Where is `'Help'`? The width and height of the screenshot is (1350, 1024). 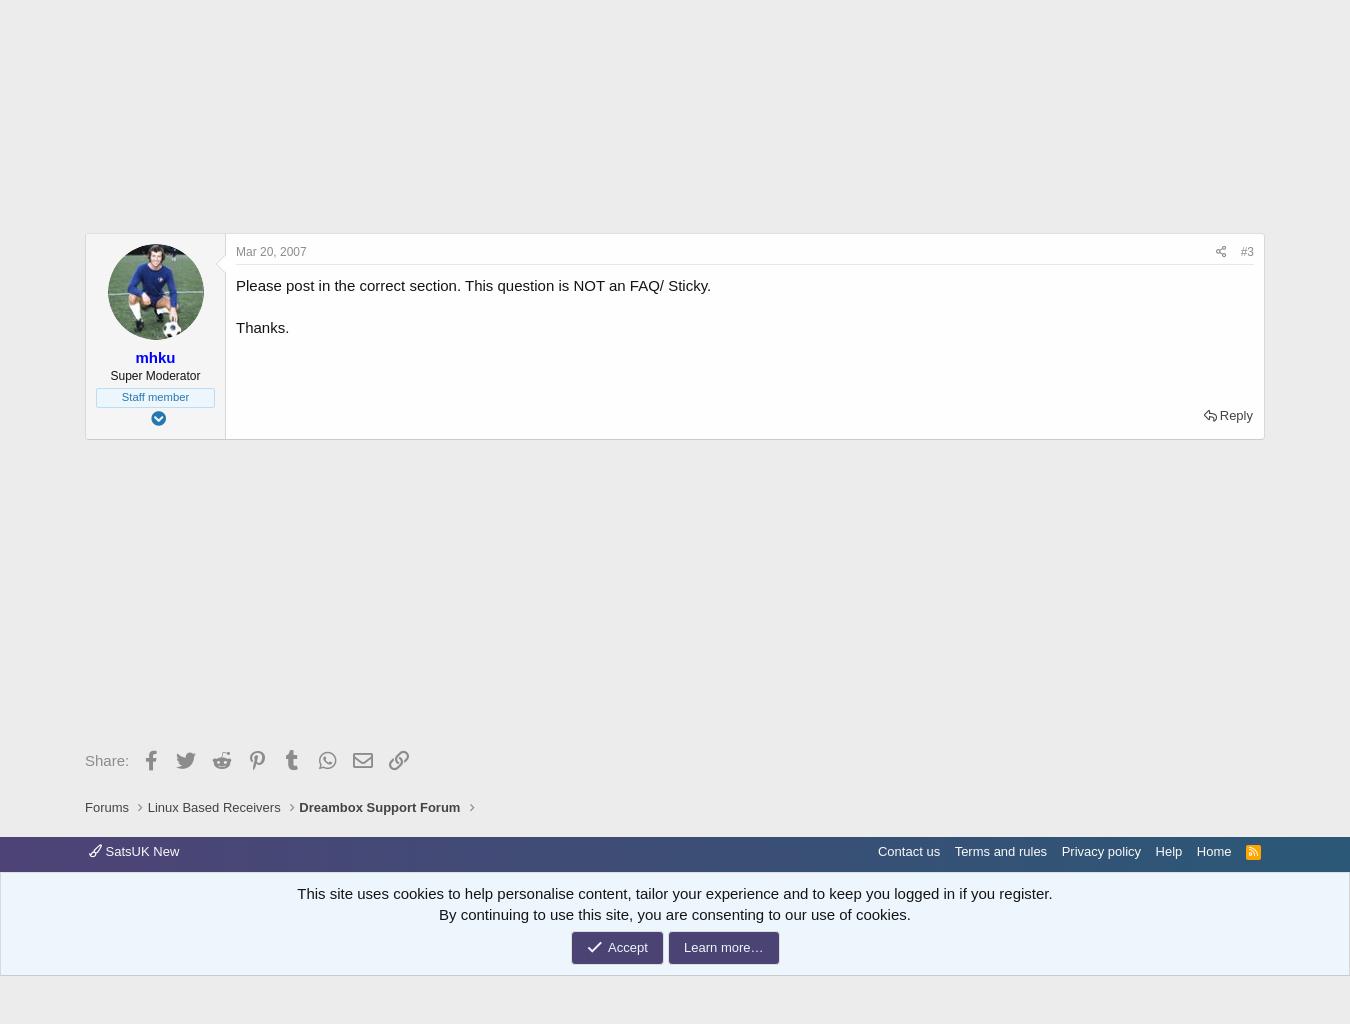
'Help' is located at coordinates (1154, 850).